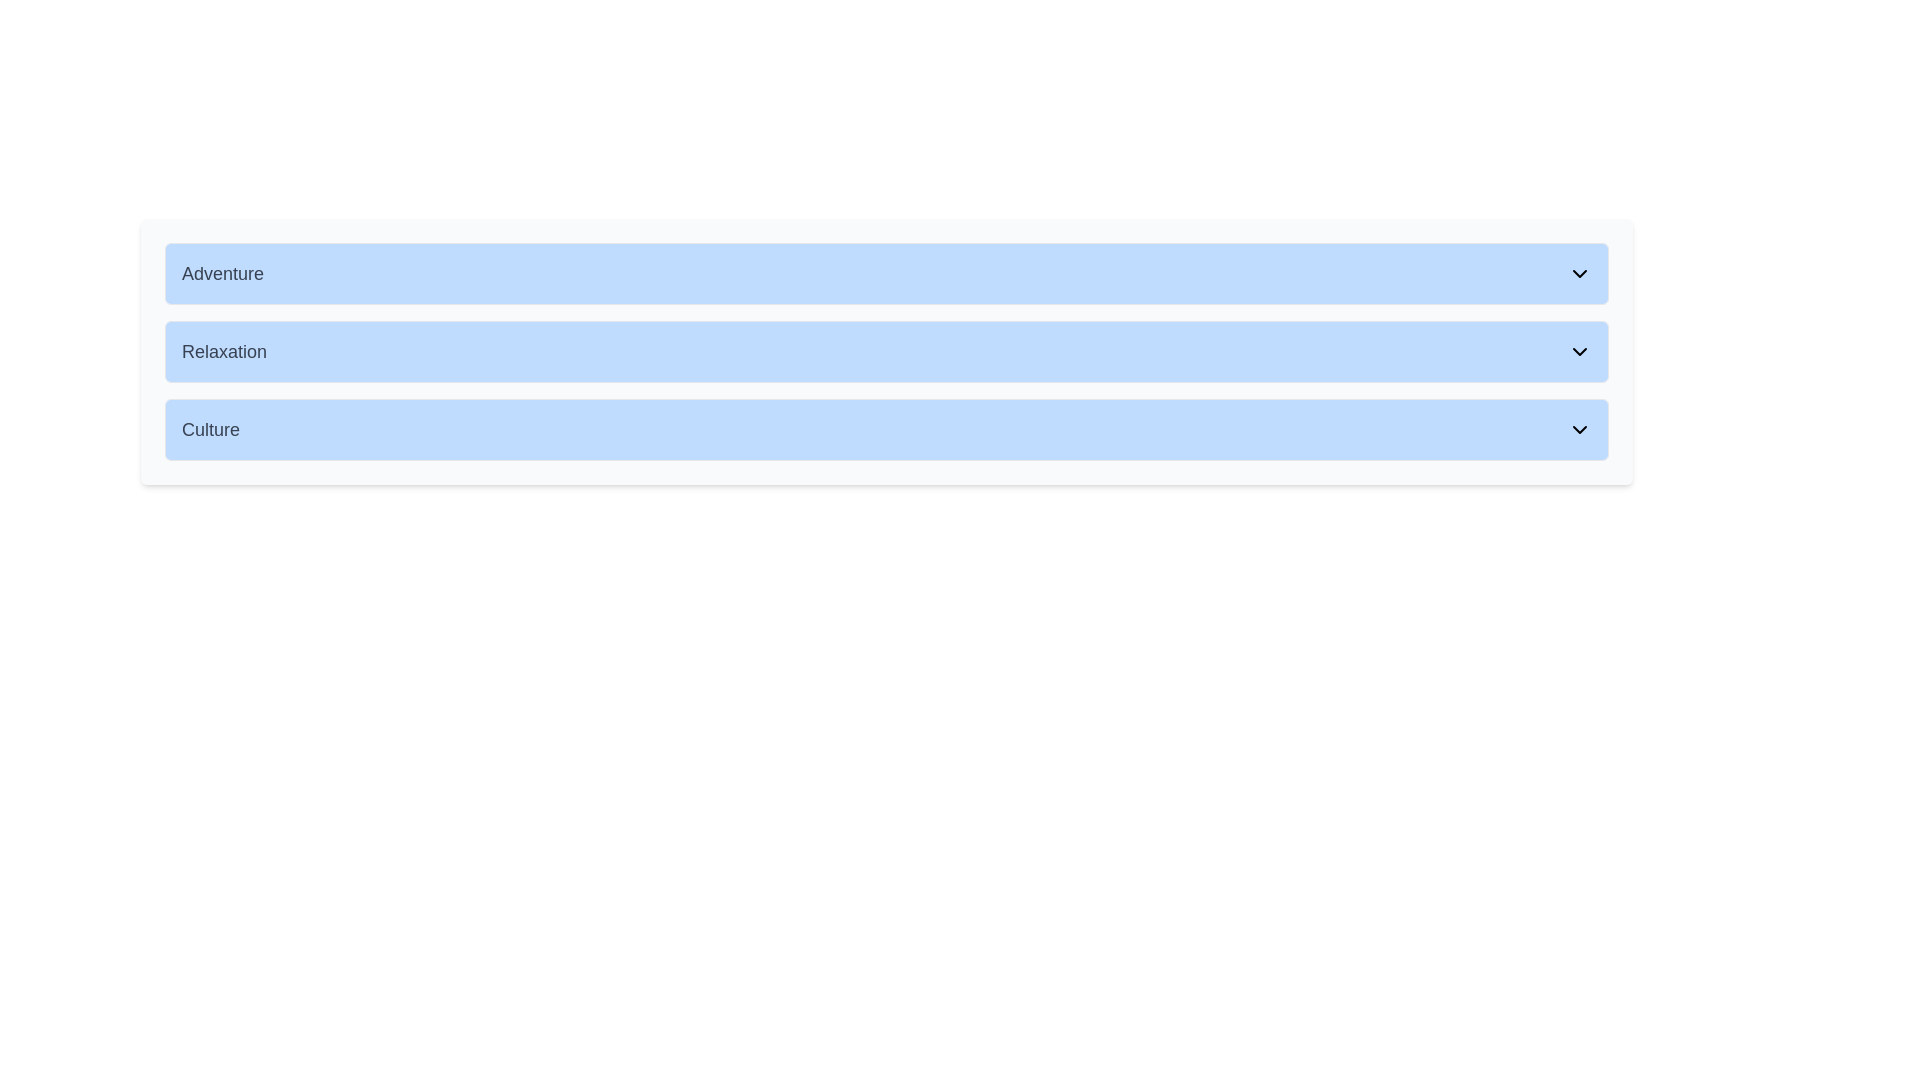  What do you see at coordinates (1578, 428) in the screenshot?
I see `the Dropdown Indicator Icon at the right end of the 'Culture' section` at bounding box center [1578, 428].